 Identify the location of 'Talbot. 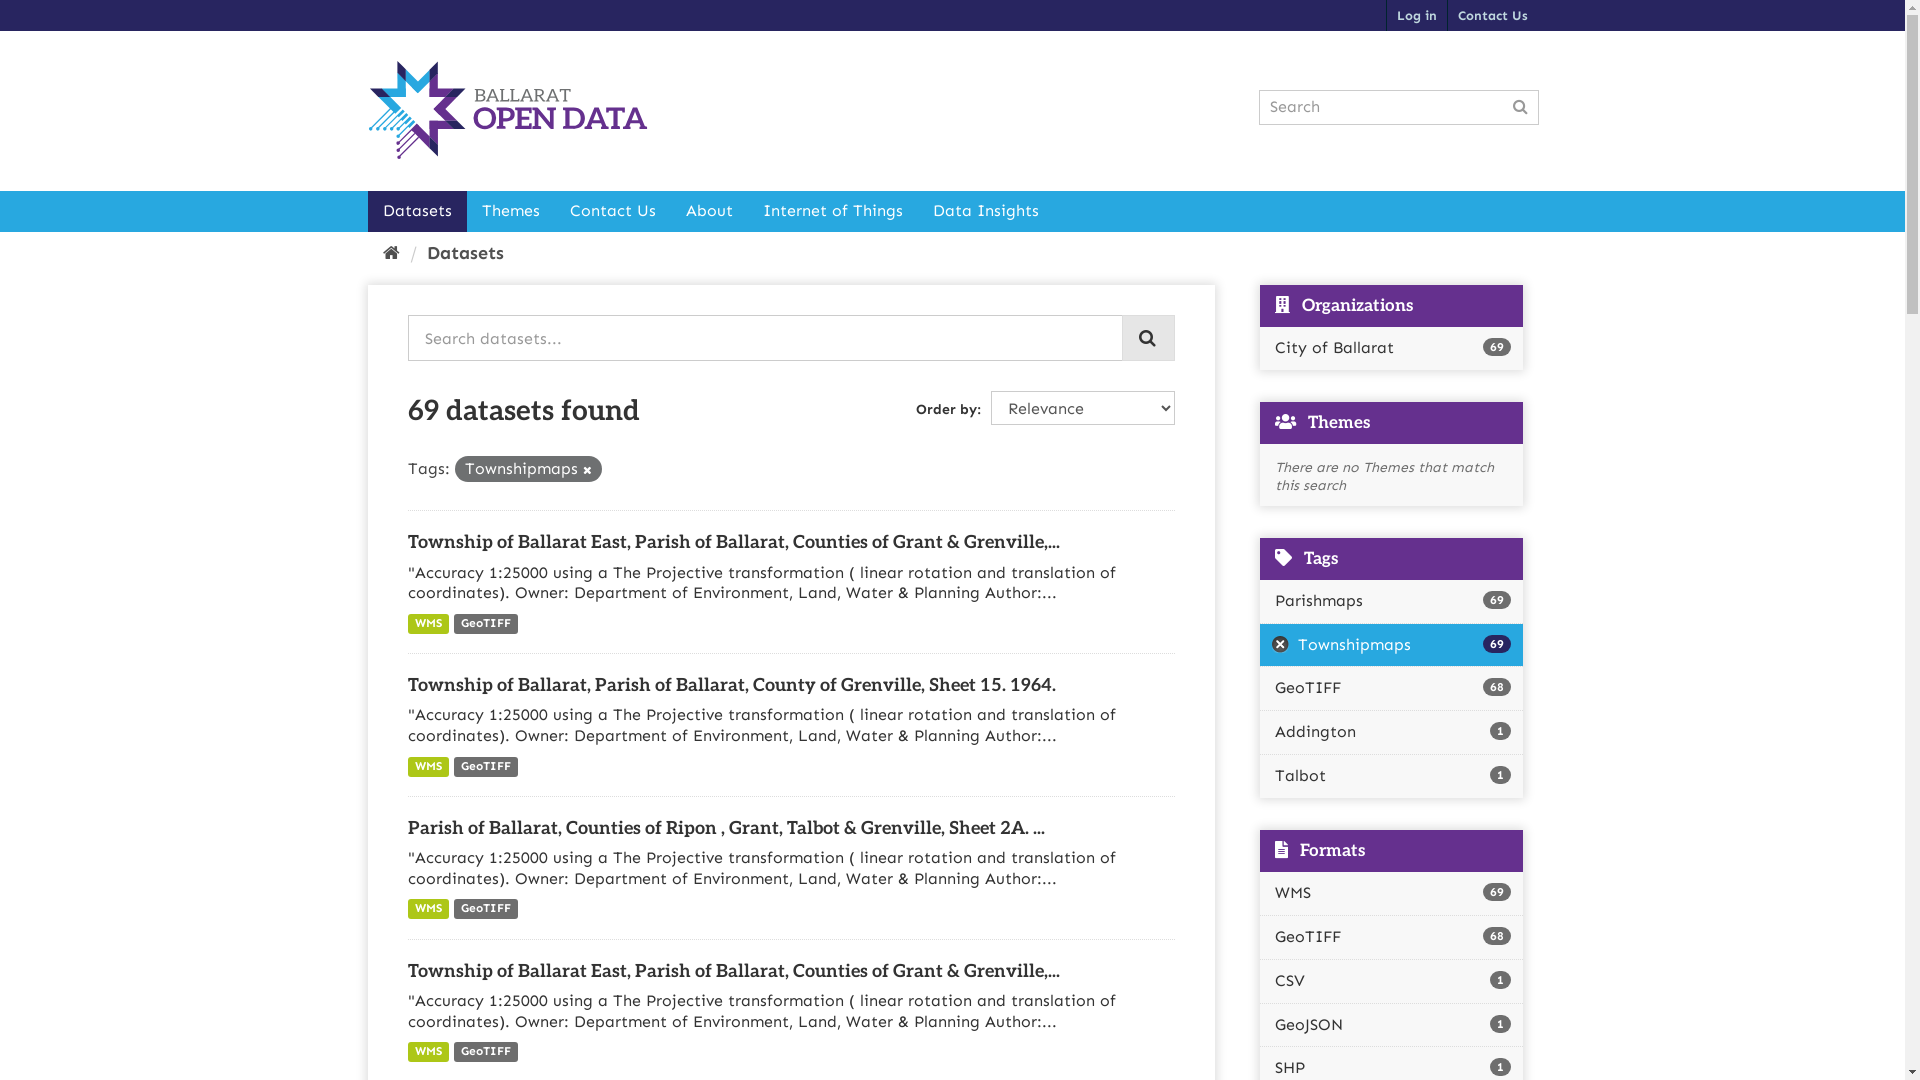
(1390, 775).